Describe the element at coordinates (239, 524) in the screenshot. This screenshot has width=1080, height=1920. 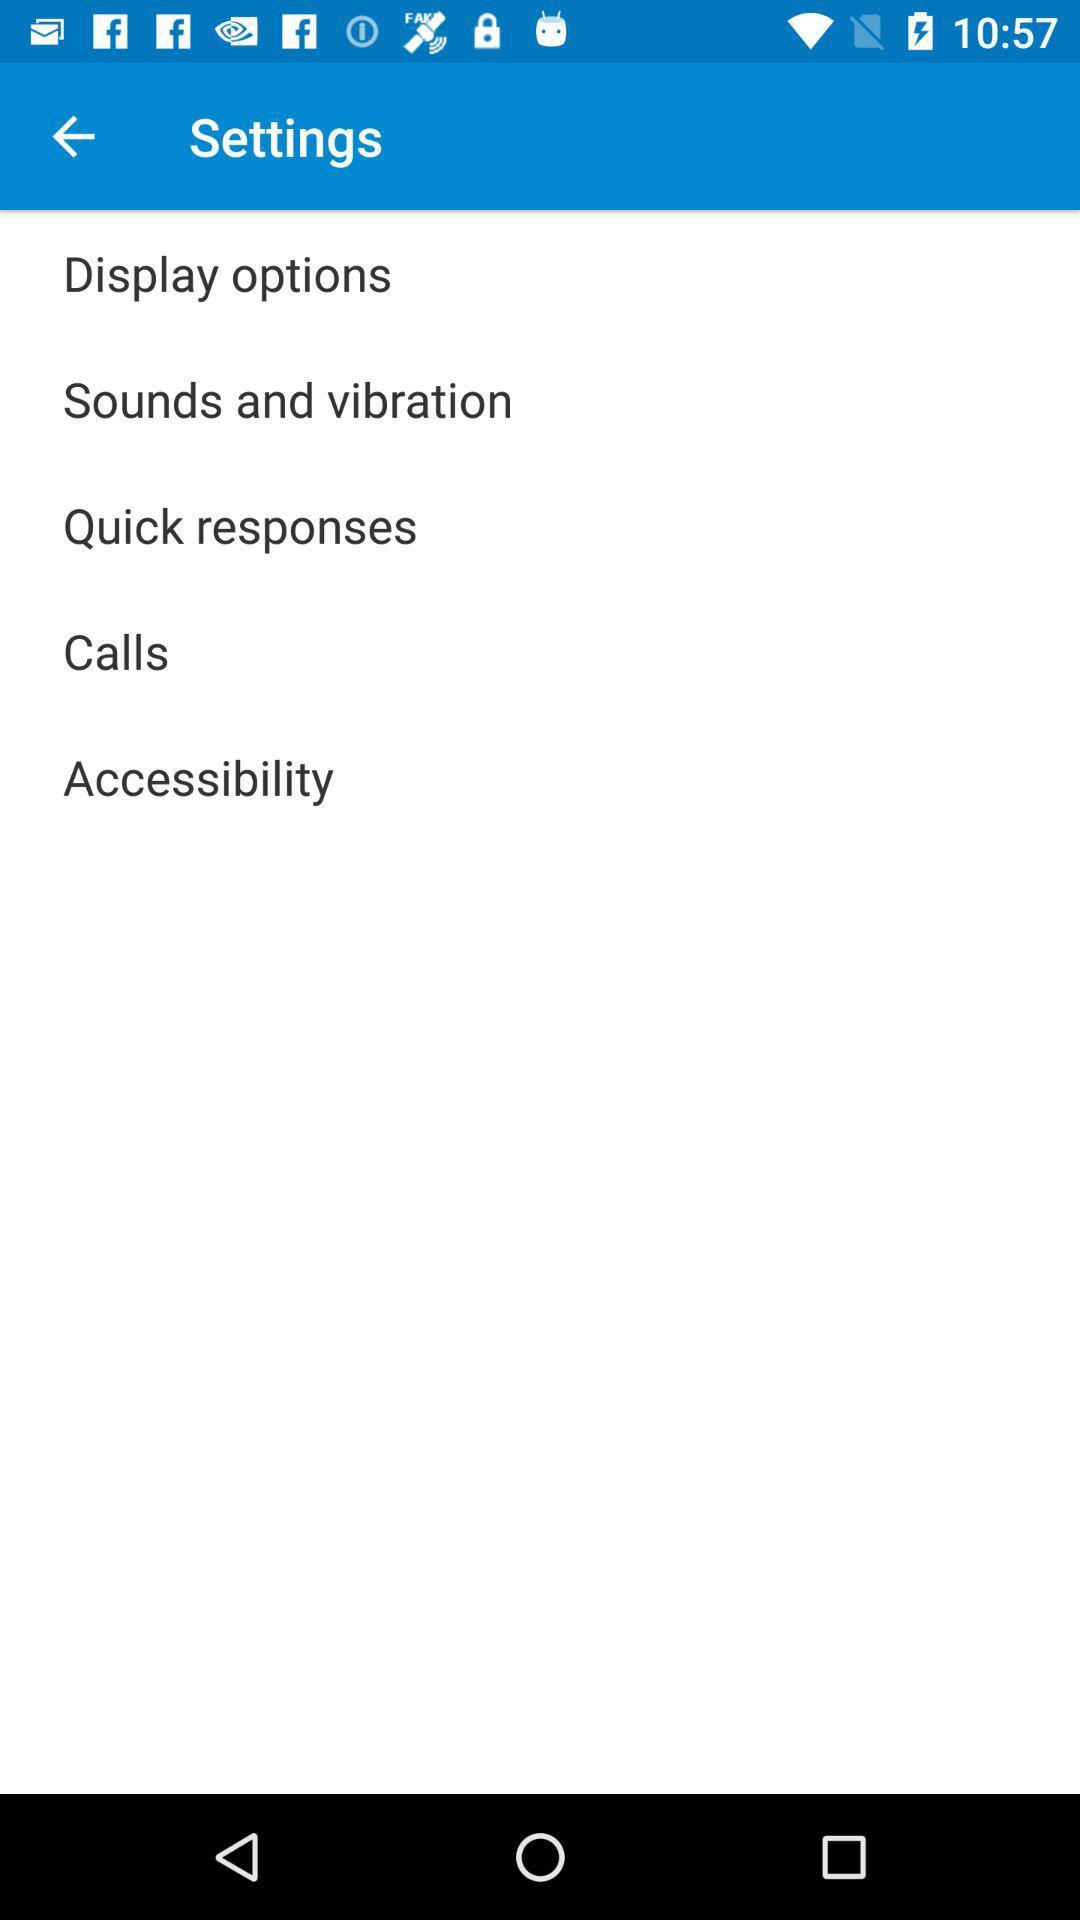
I see `app above calls` at that location.